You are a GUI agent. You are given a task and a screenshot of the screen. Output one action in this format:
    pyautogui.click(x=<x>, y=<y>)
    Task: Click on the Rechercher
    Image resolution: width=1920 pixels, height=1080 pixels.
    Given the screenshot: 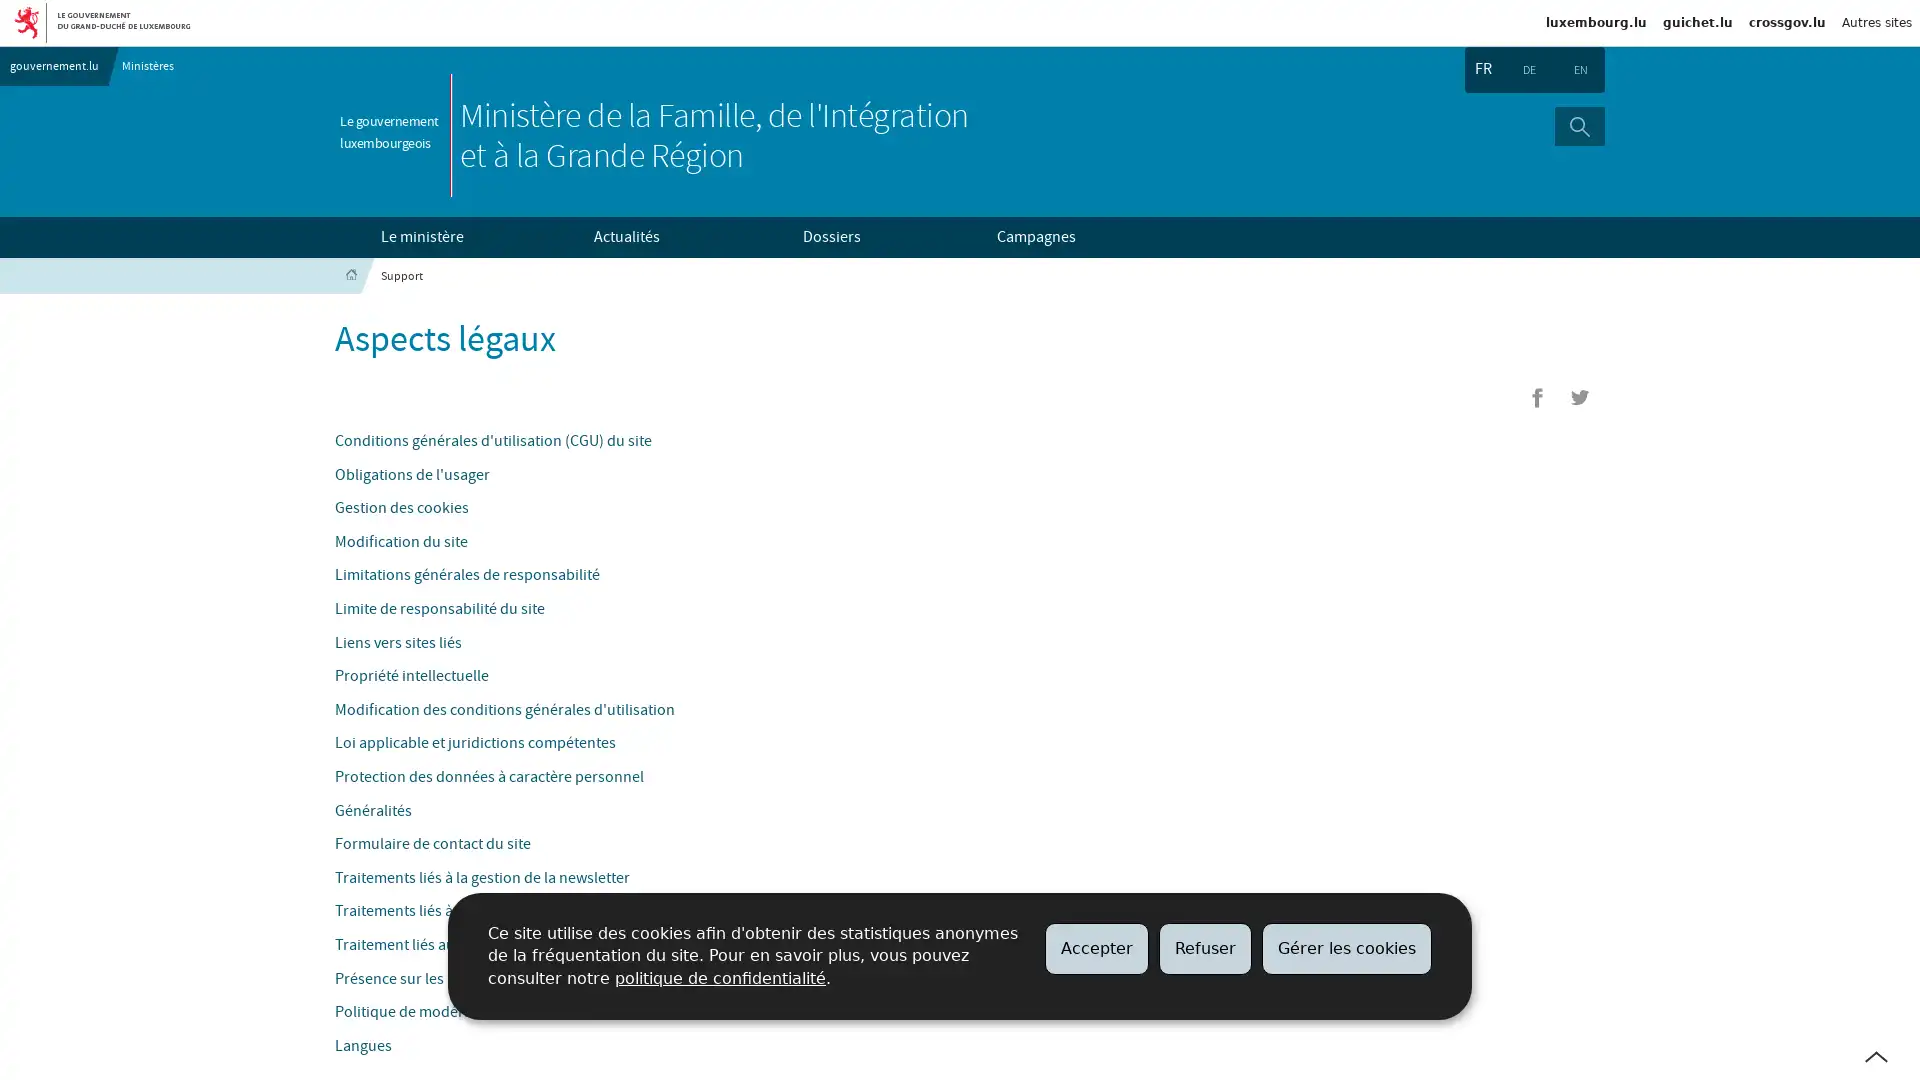 What is the action you would take?
    pyautogui.click(x=1578, y=126)
    